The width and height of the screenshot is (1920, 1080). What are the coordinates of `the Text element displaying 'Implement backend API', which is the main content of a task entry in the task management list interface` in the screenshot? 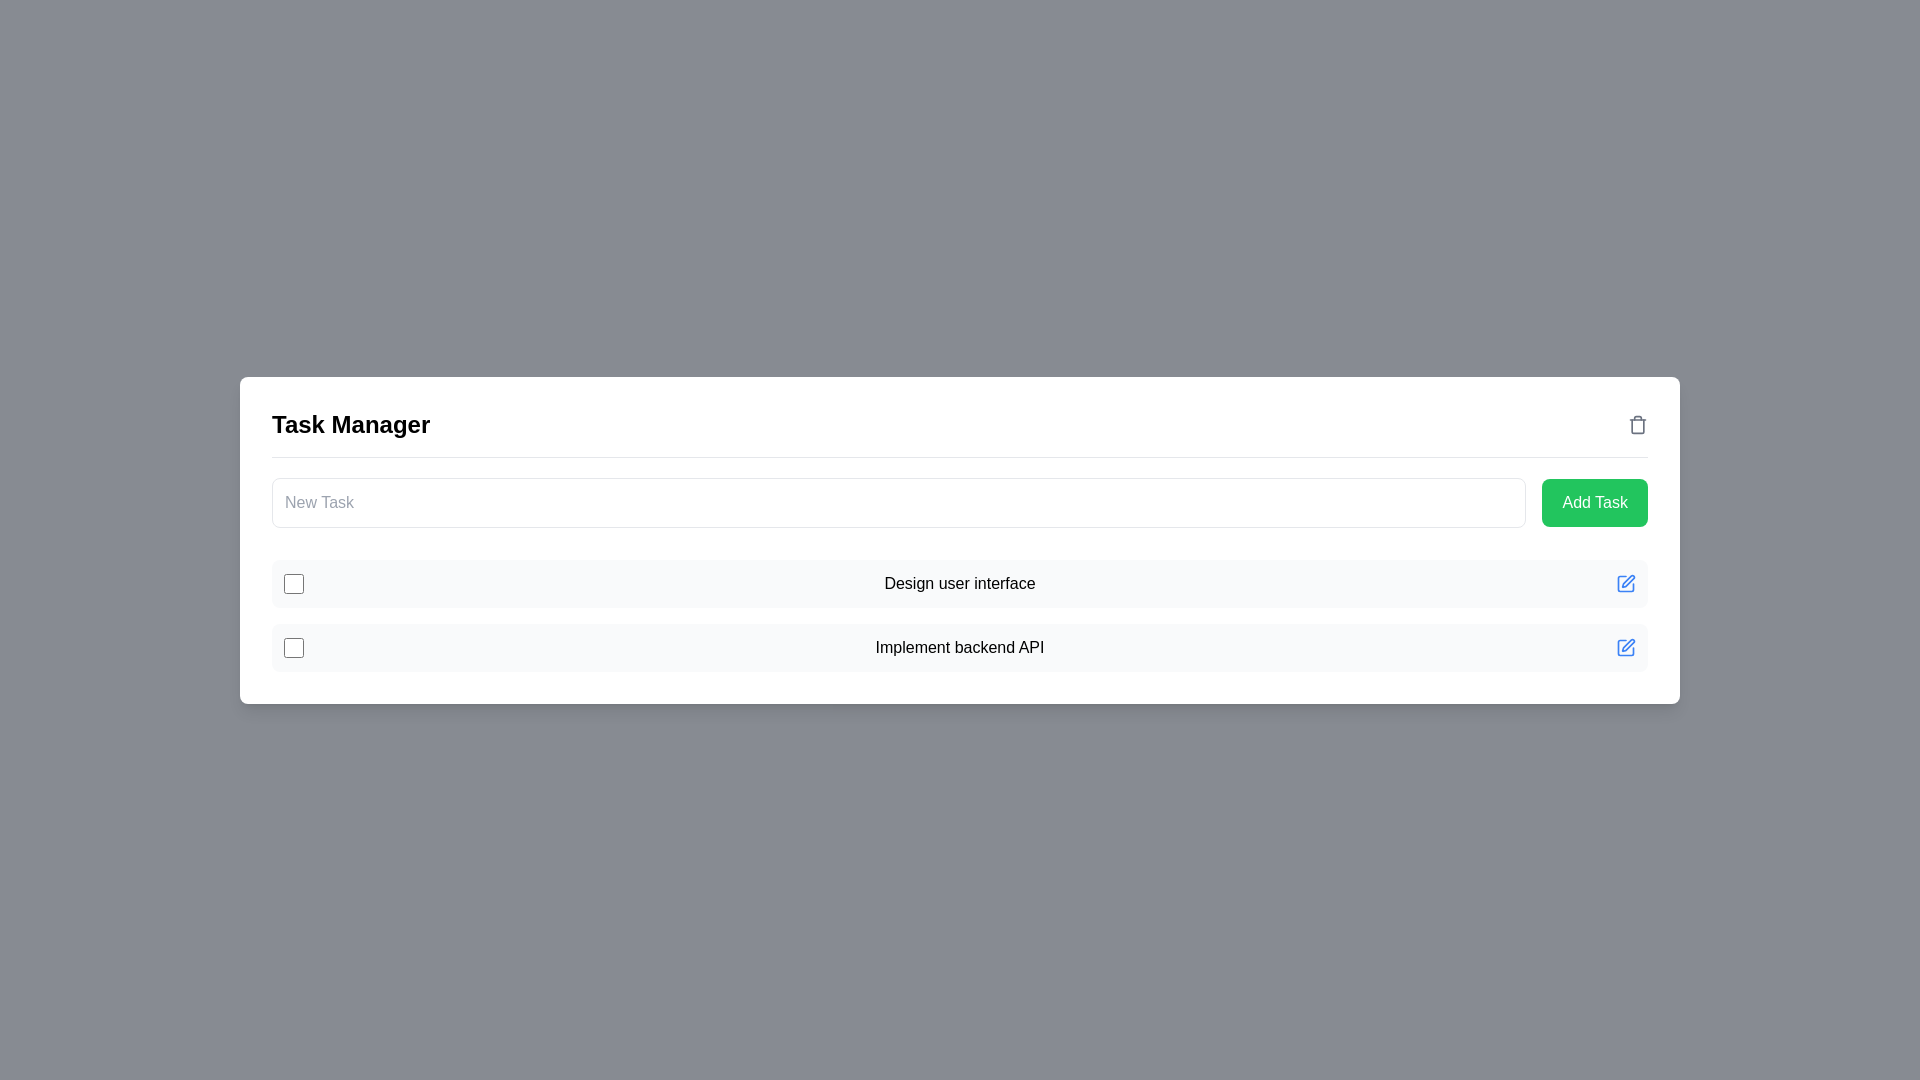 It's located at (960, 647).